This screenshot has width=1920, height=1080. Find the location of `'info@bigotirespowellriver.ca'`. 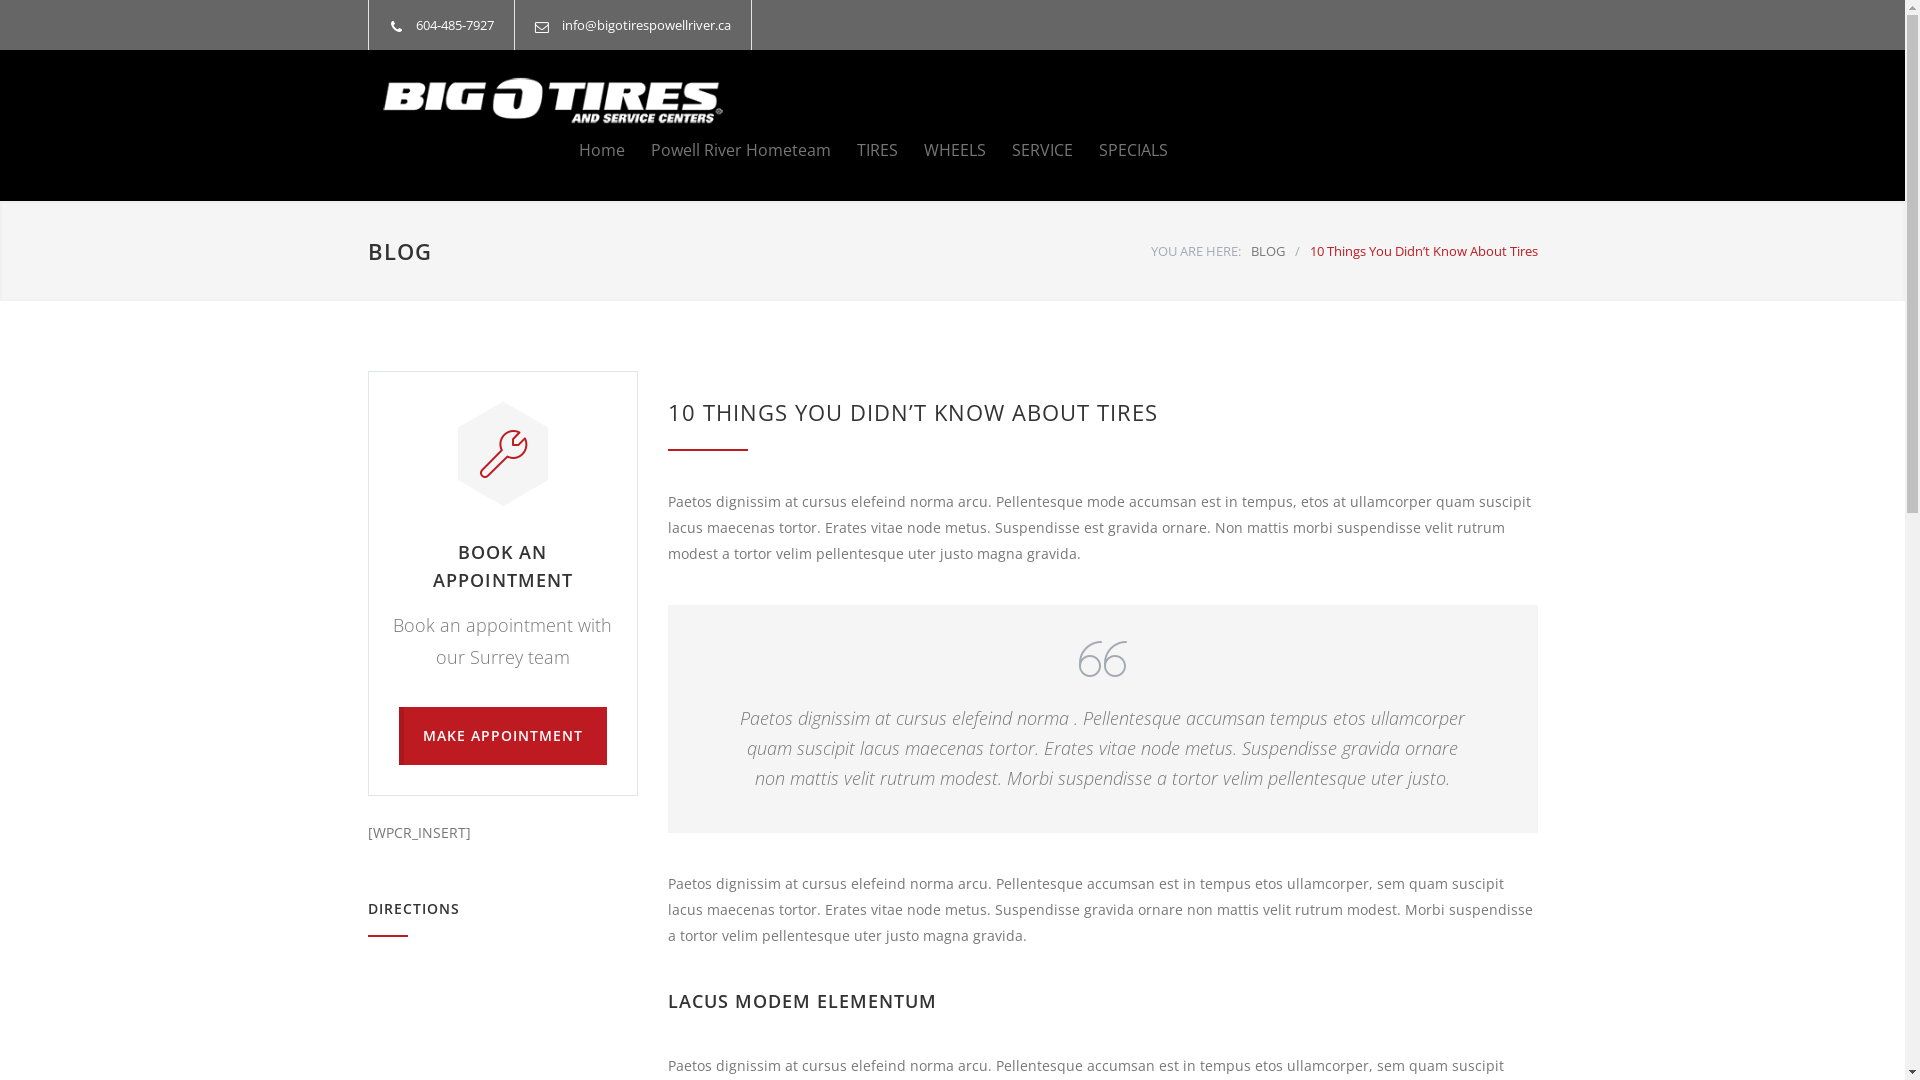

'info@bigotirespowellriver.ca' is located at coordinates (560, 24).